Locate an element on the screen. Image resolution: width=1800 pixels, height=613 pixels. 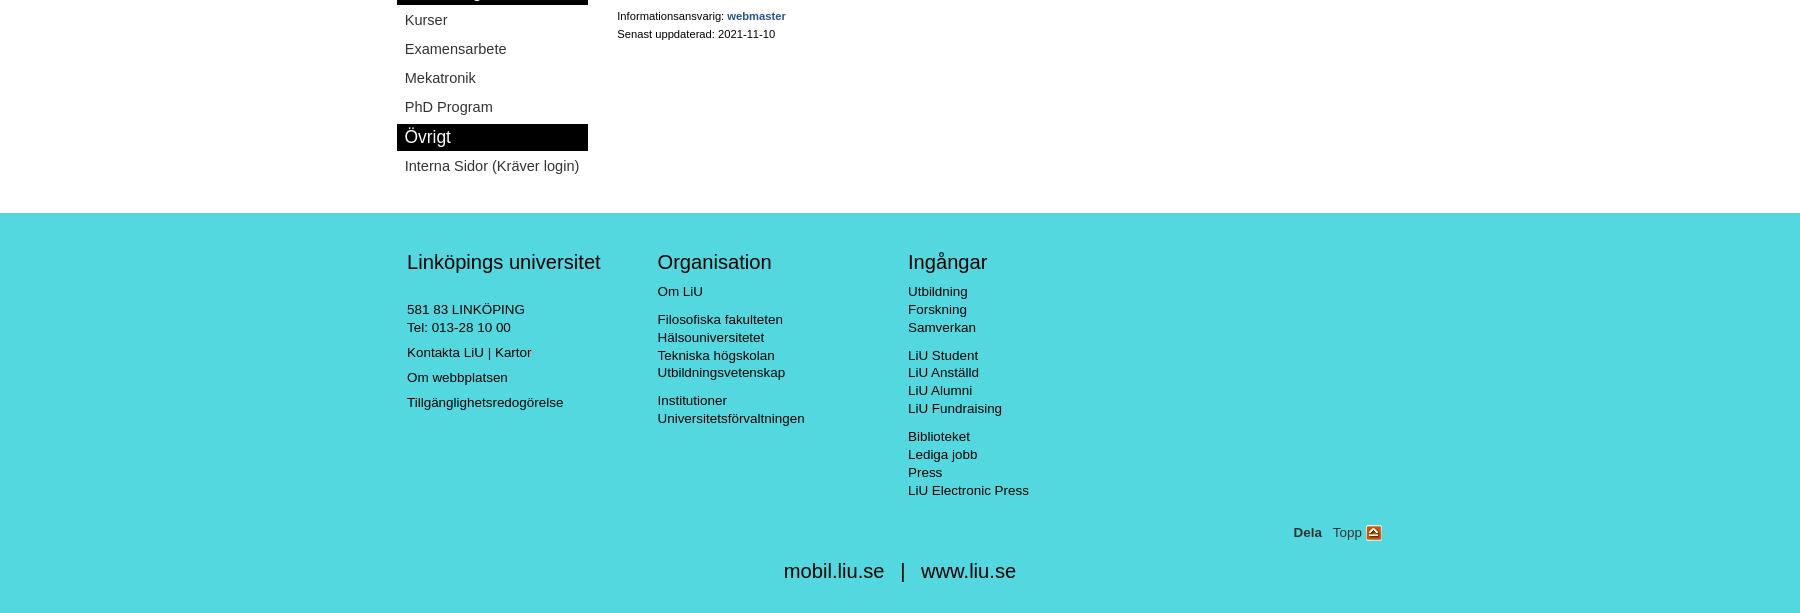
'LiU Electronic Press' is located at coordinates (966, 489).